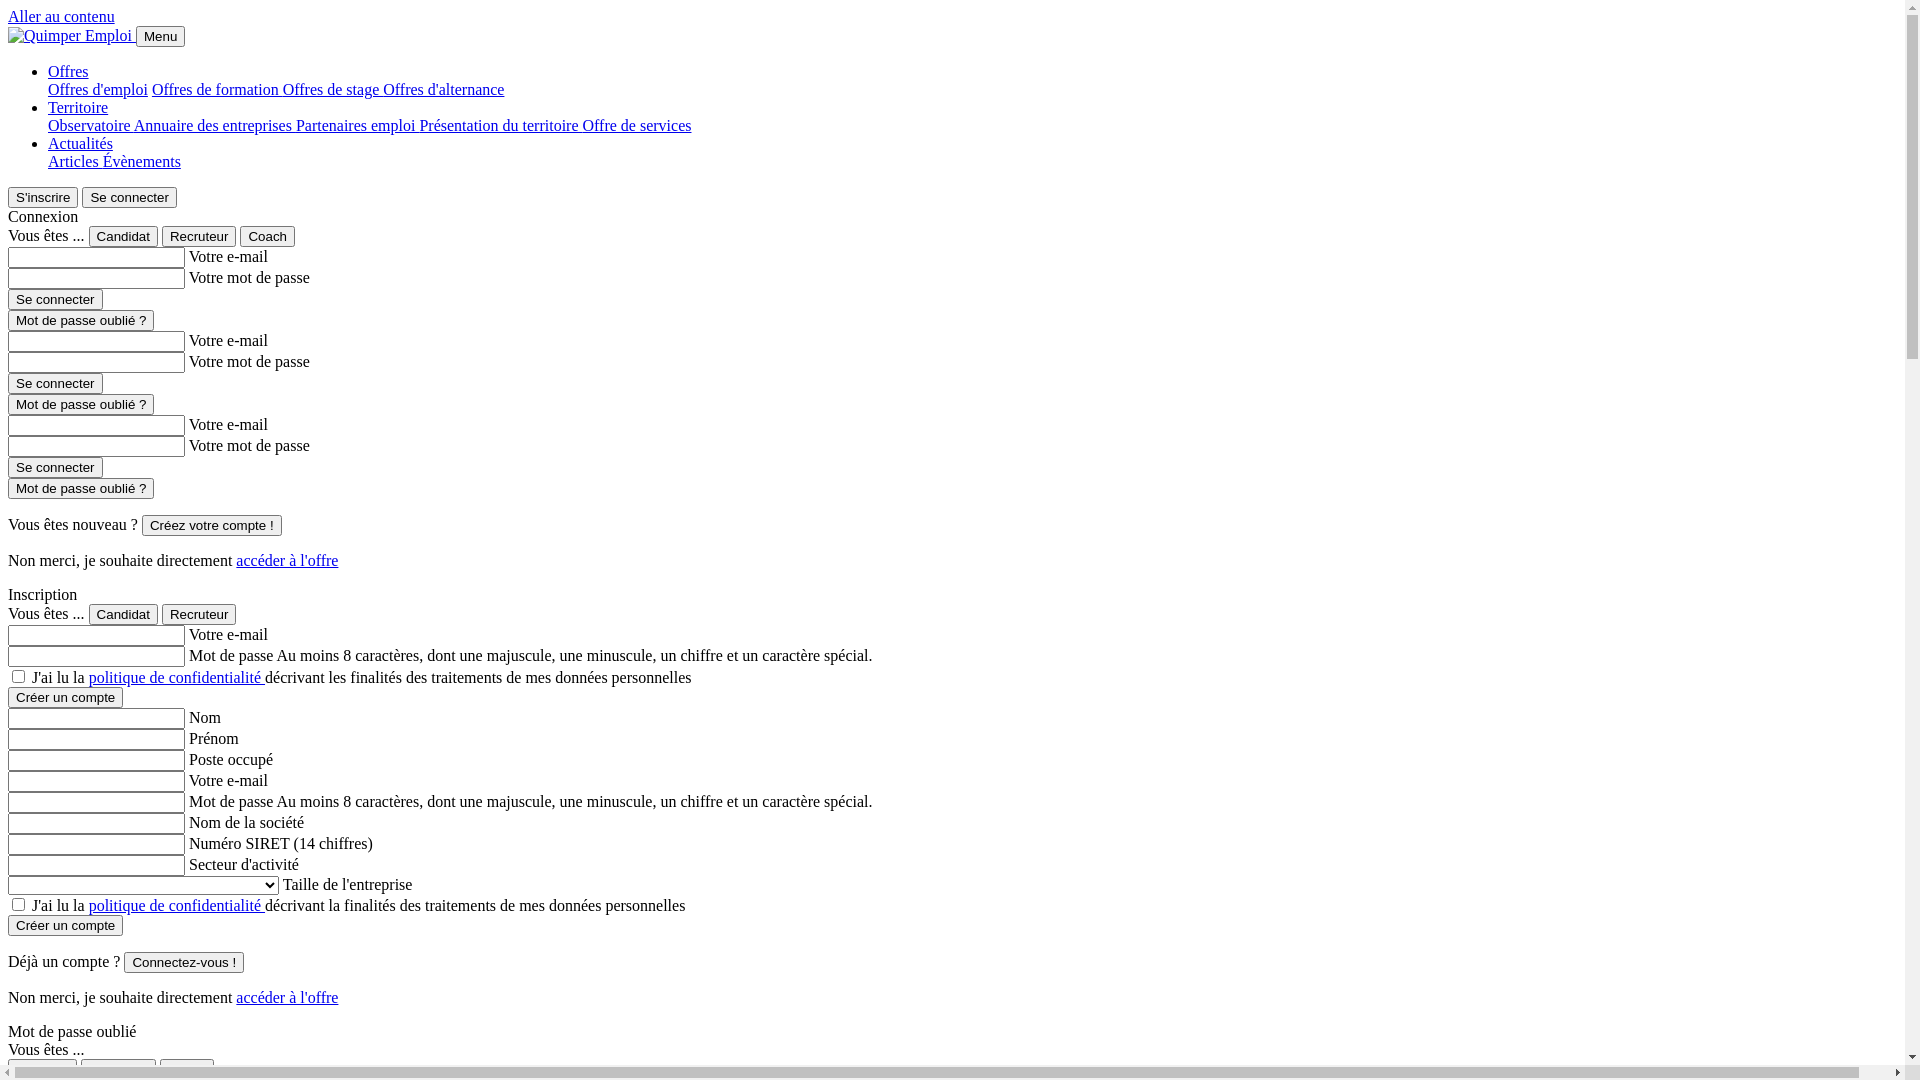 The width and height of the screenshot is (1920, 1080). Describe the element at coordinates (635, 125) in the screenshot. I see `'Offre de services'` at that location.